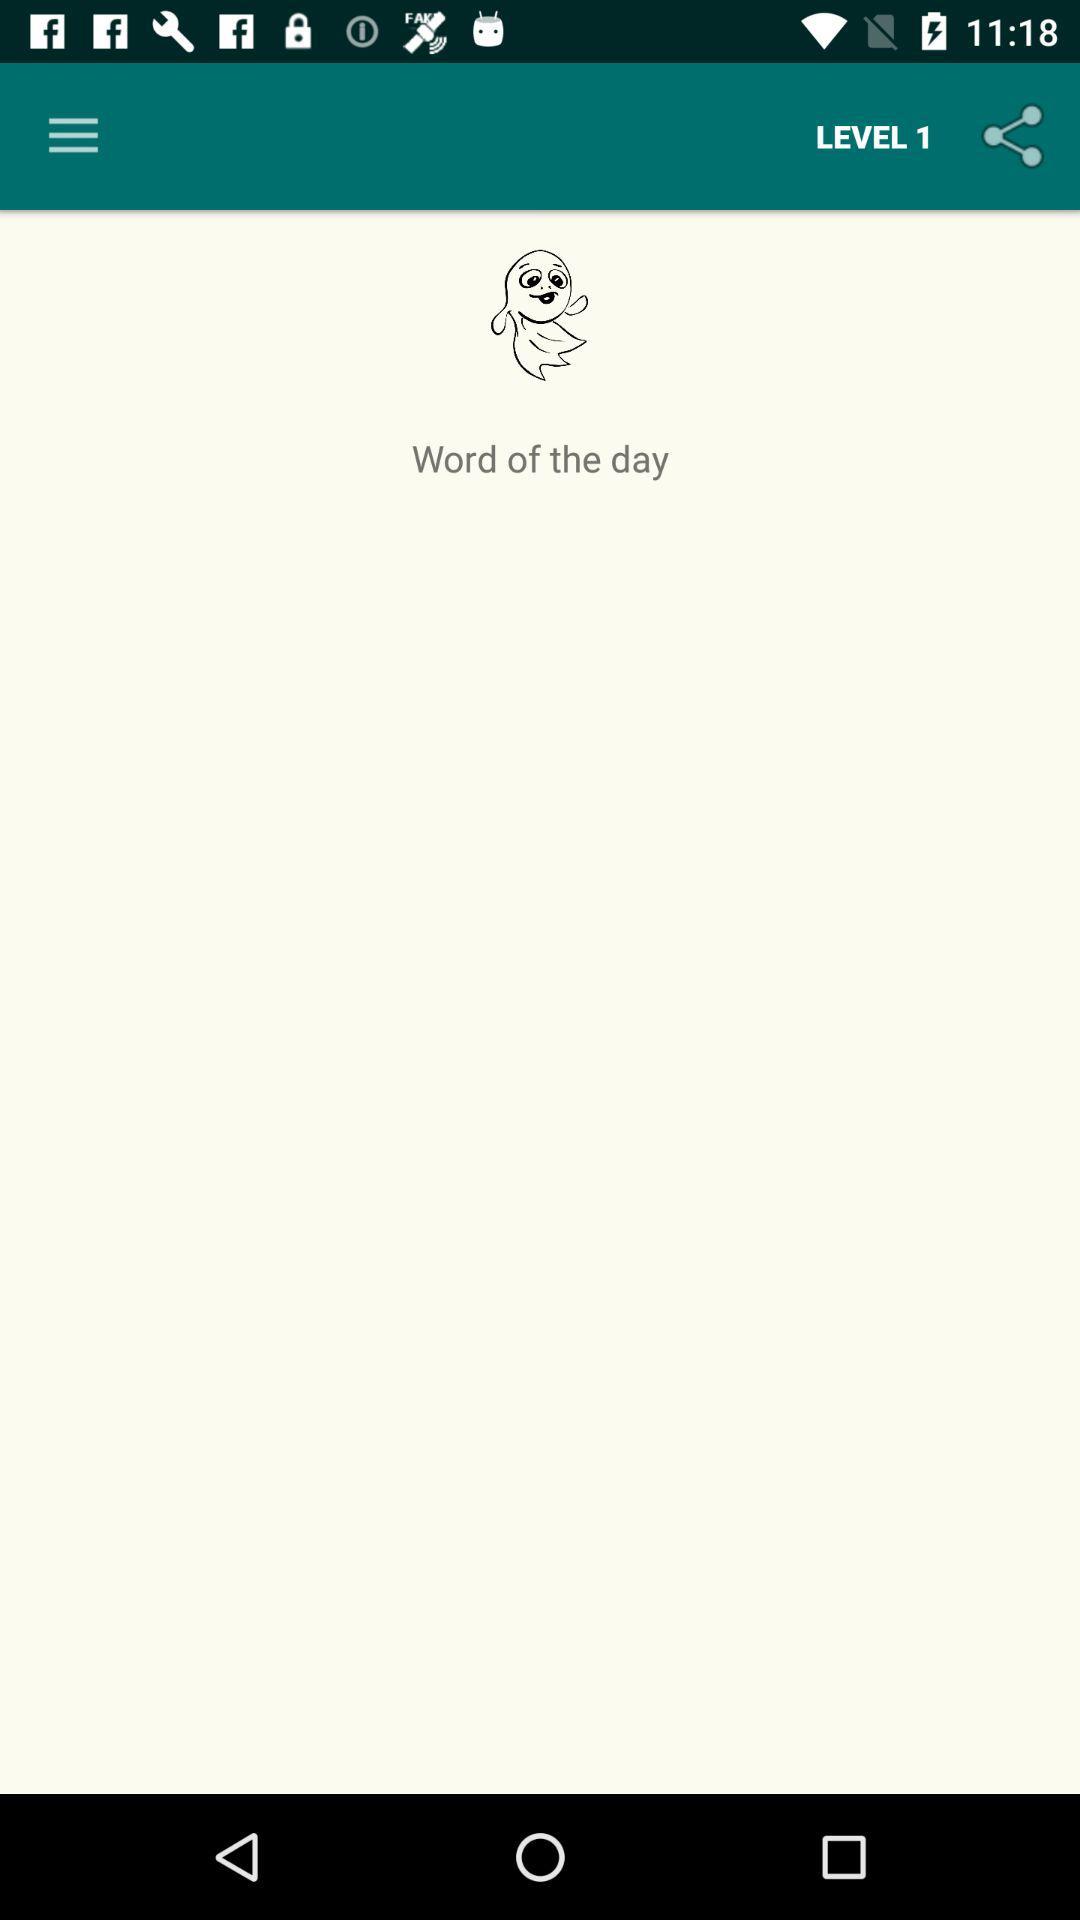  I want to click on icon at the top left corner, so click(72, 135).